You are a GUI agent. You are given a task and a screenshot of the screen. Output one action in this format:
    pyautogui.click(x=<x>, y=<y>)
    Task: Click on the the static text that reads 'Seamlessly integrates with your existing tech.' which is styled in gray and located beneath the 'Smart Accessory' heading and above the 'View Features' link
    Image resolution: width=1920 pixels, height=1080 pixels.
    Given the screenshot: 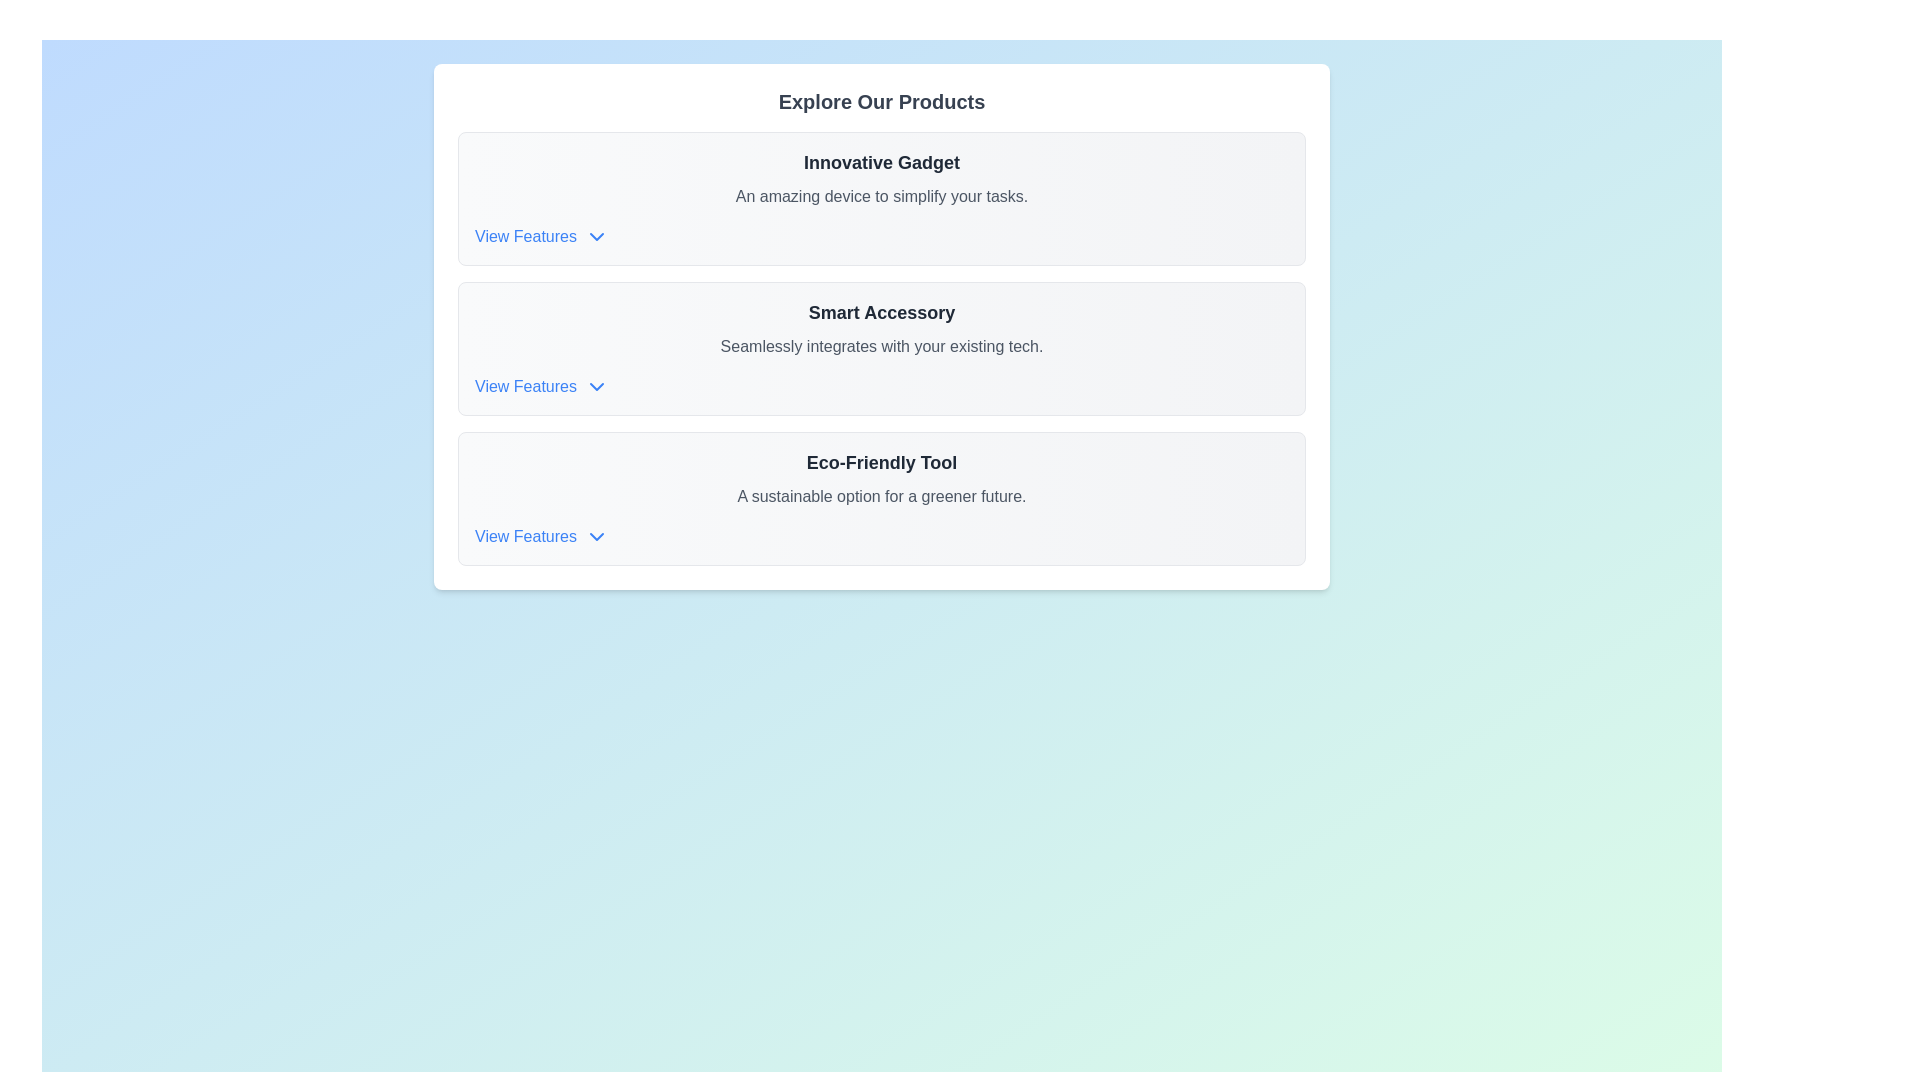 What is the action you would take?
    pyautogui.click(x=881, y=346)
    